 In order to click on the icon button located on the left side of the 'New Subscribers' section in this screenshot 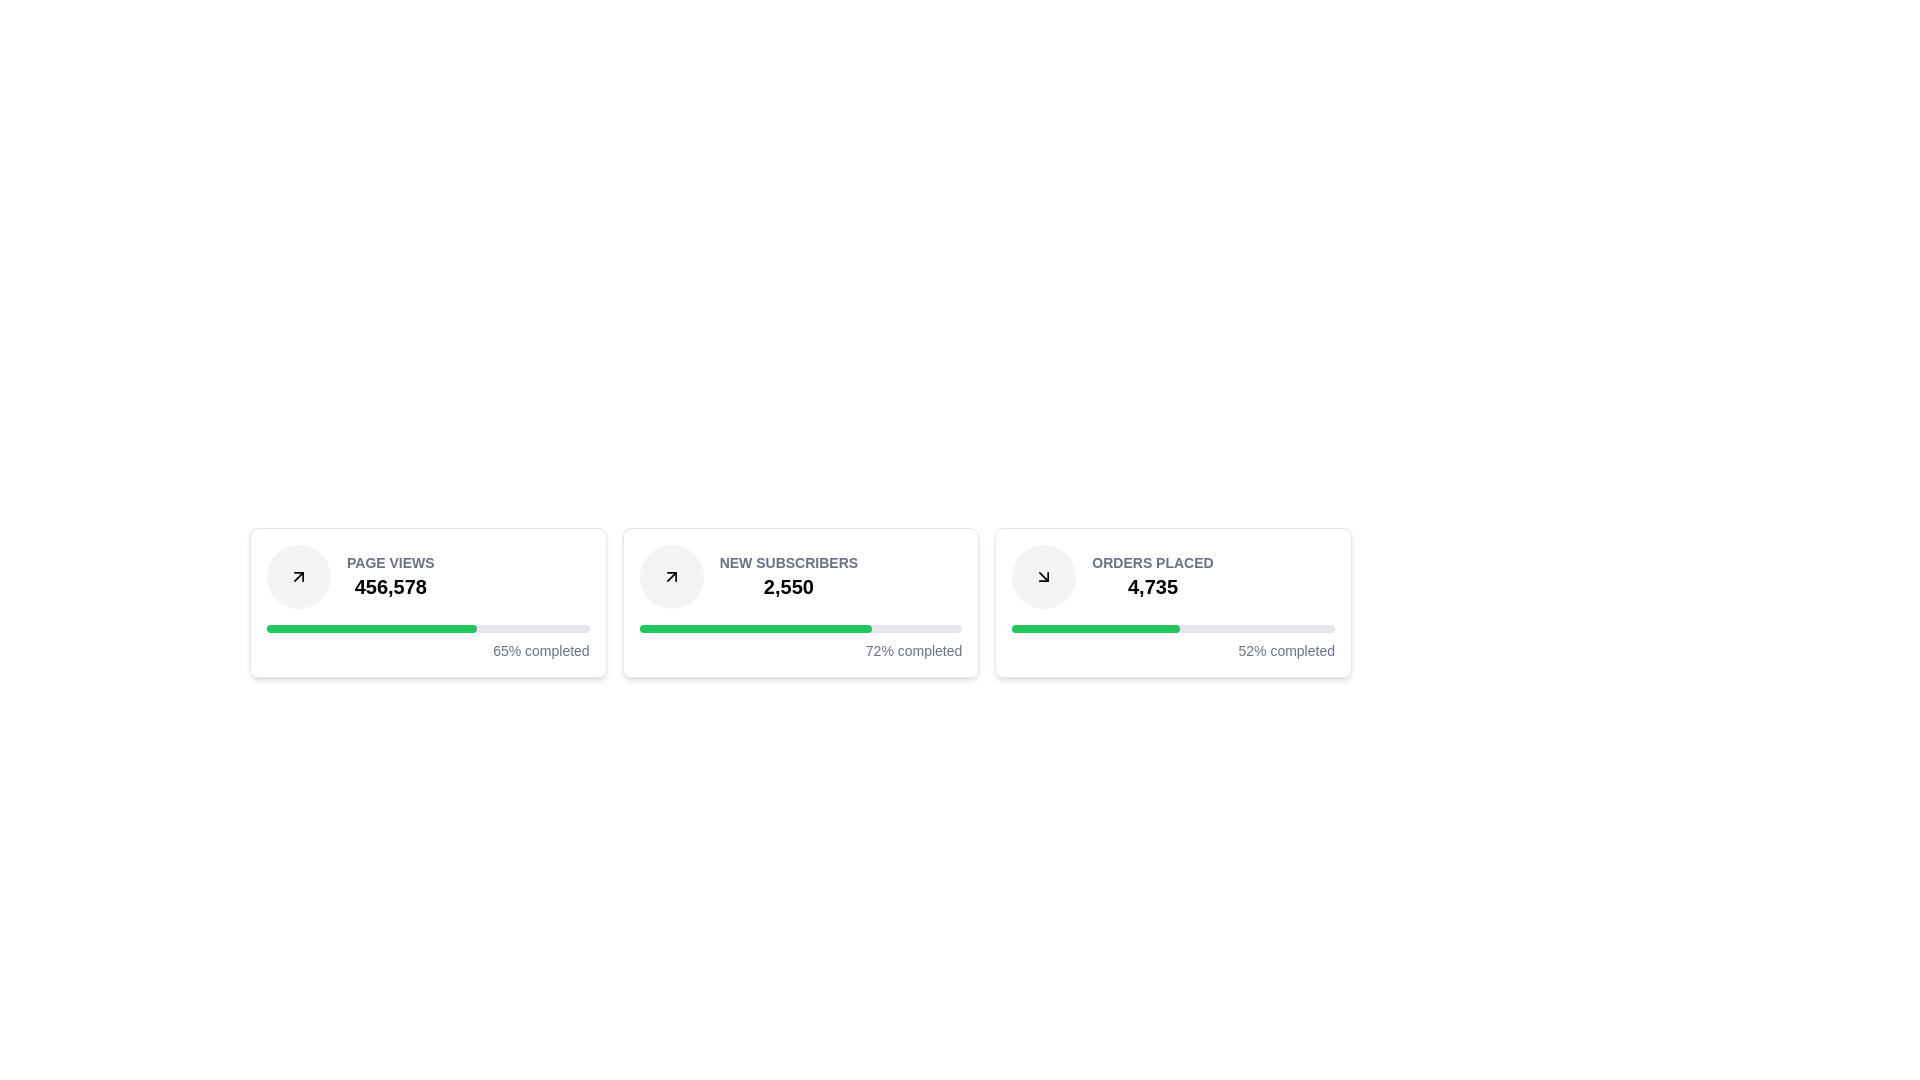, I will do `click(671, 577)`.